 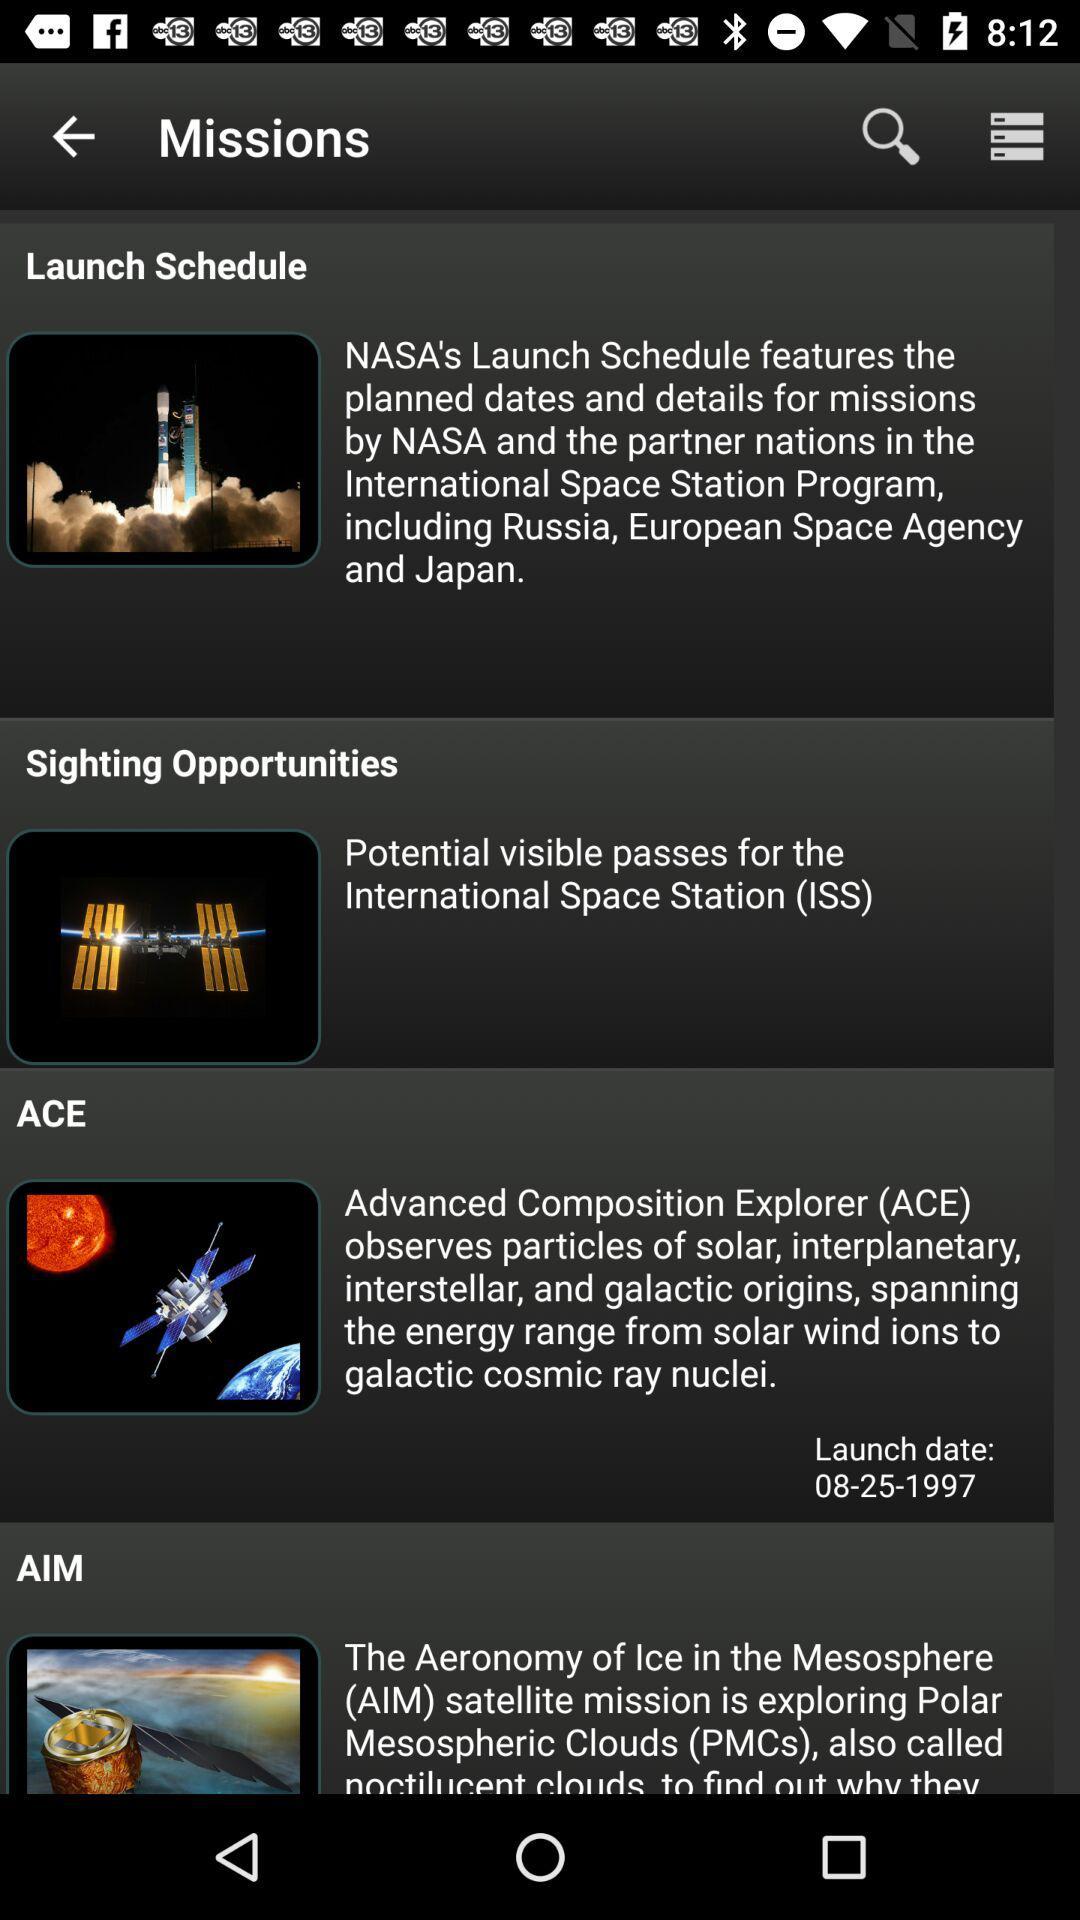 I want to click on the nasa s launch, so click(x=696, y=459).